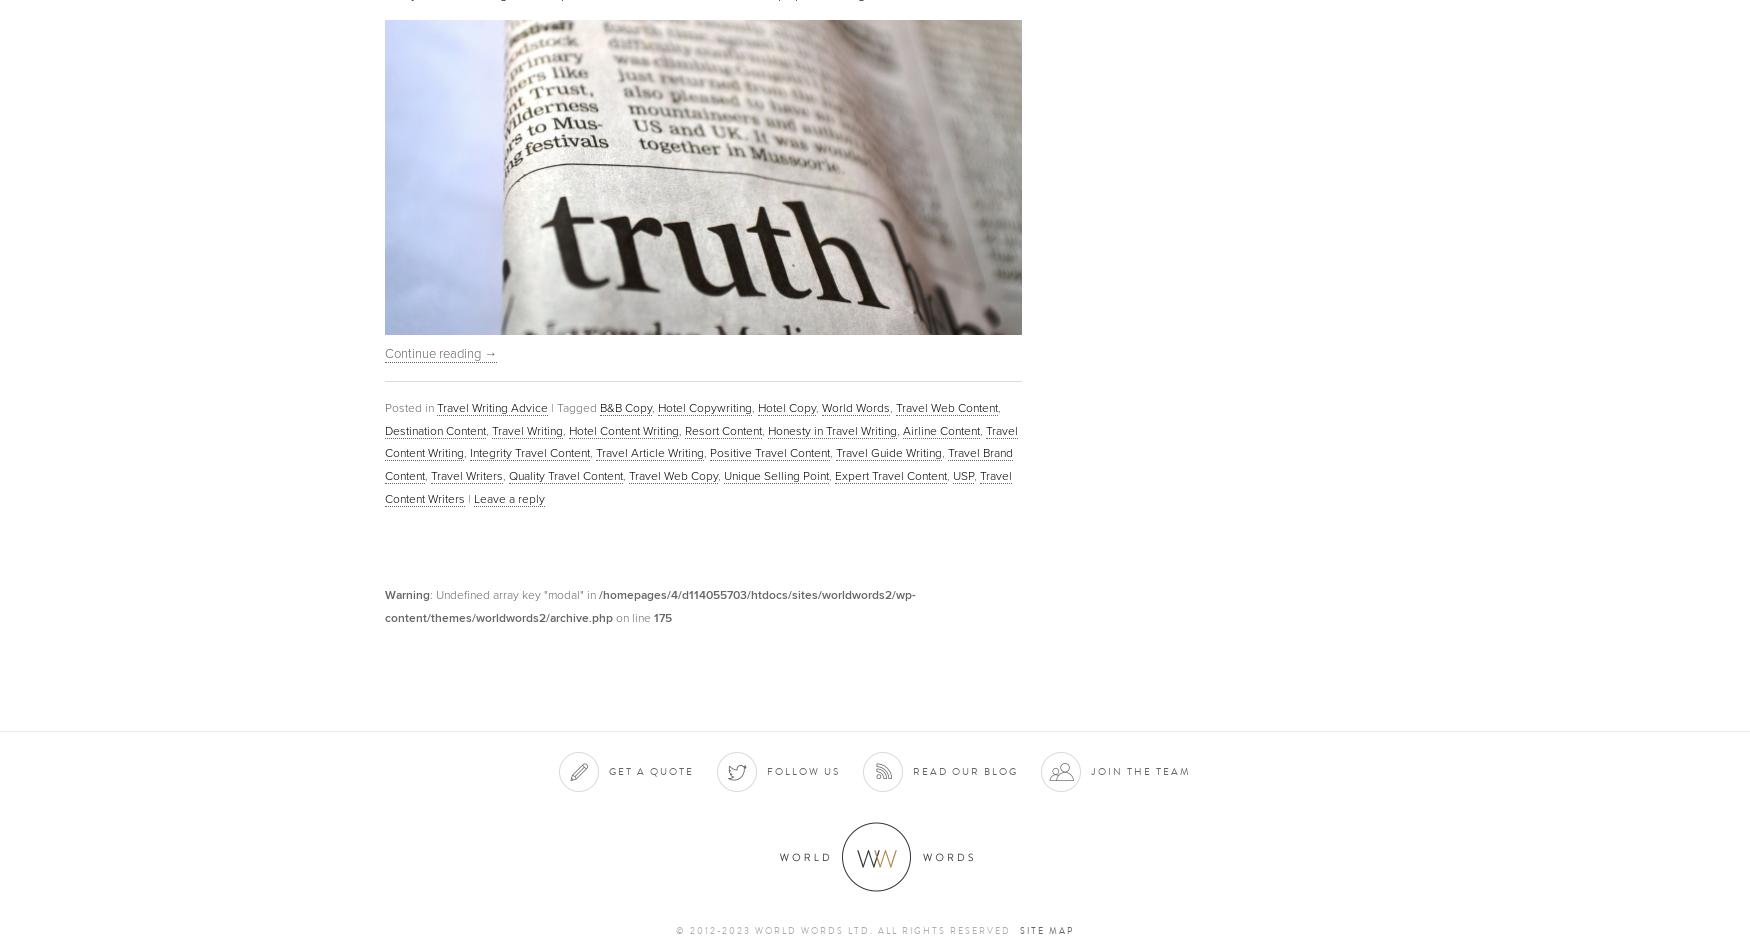  What do you see at coordinates (384, 352) in the screenshot?
I see `'Continue reading'` at bounding box center [384, 352].